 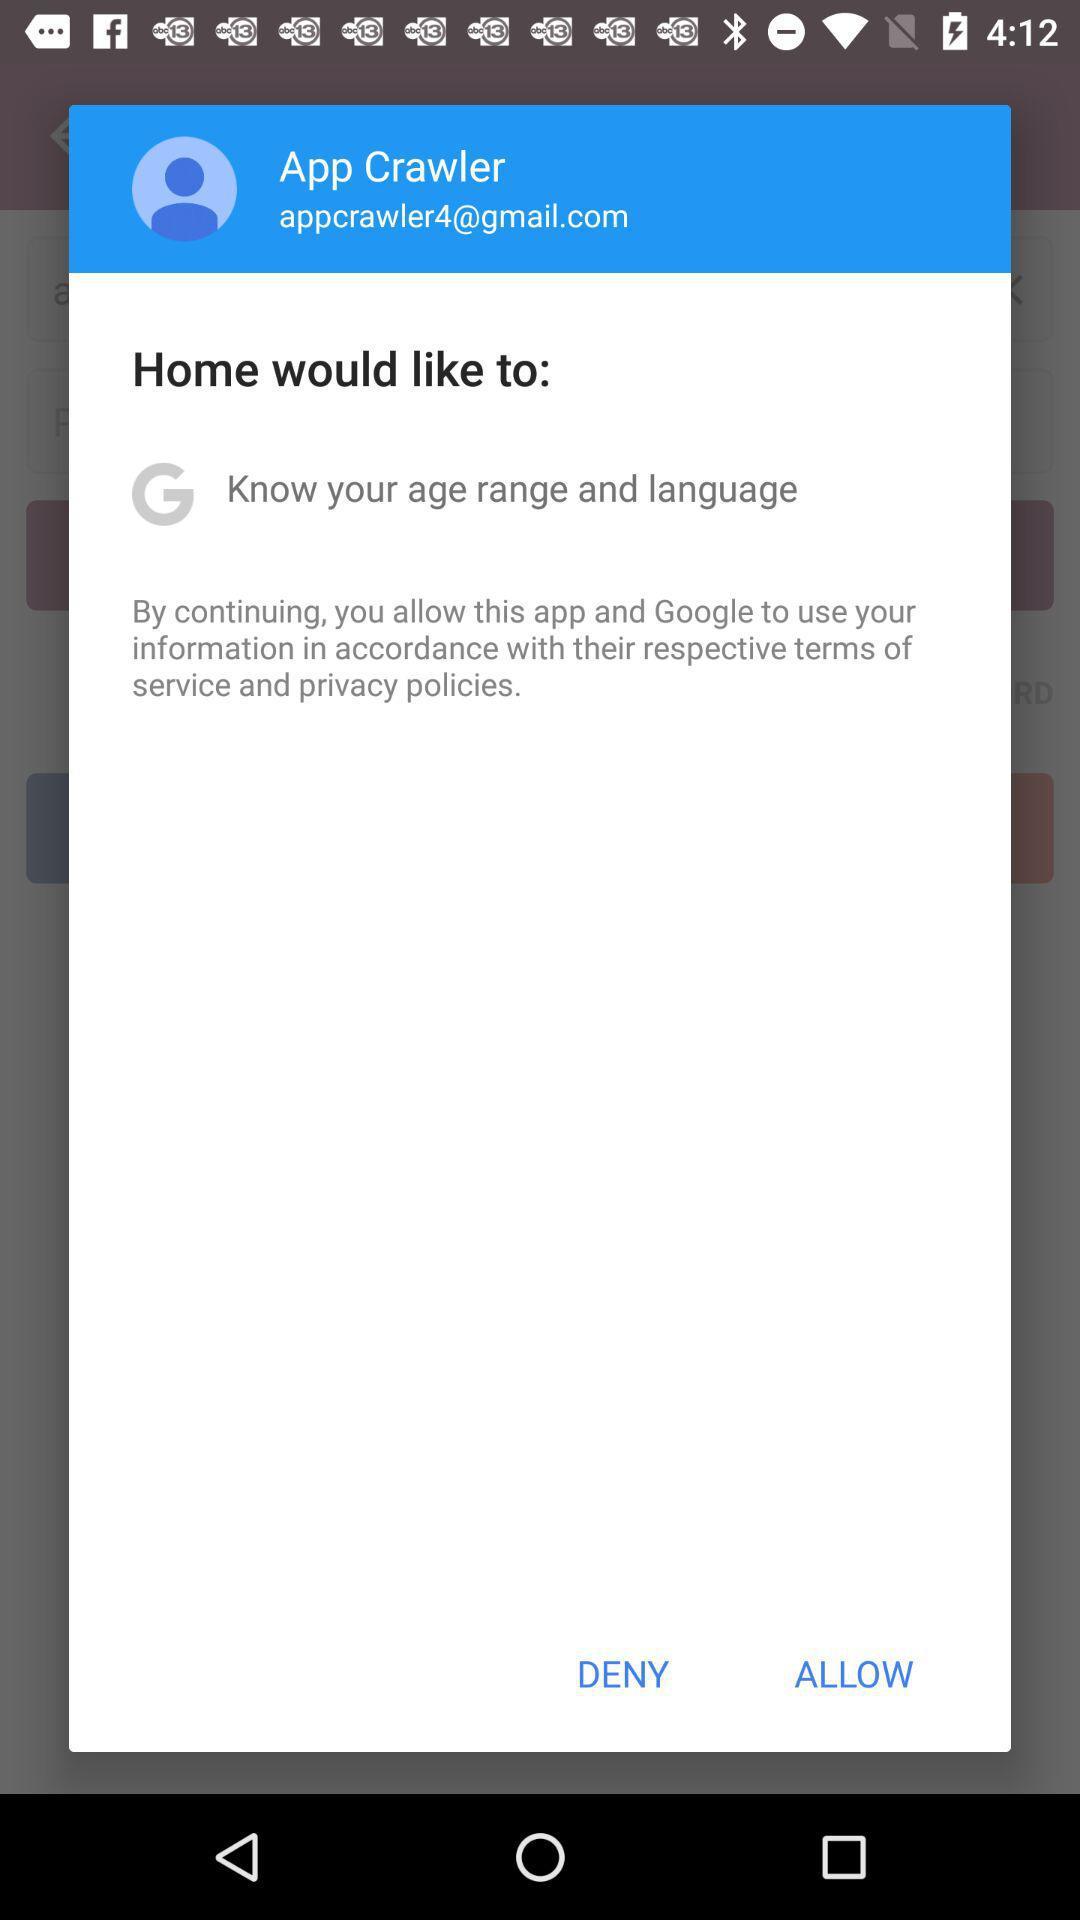 What do you see at coordinates (511, 487) in the screenshot?
I see `know your age icon` at bounding box center [511, 487].